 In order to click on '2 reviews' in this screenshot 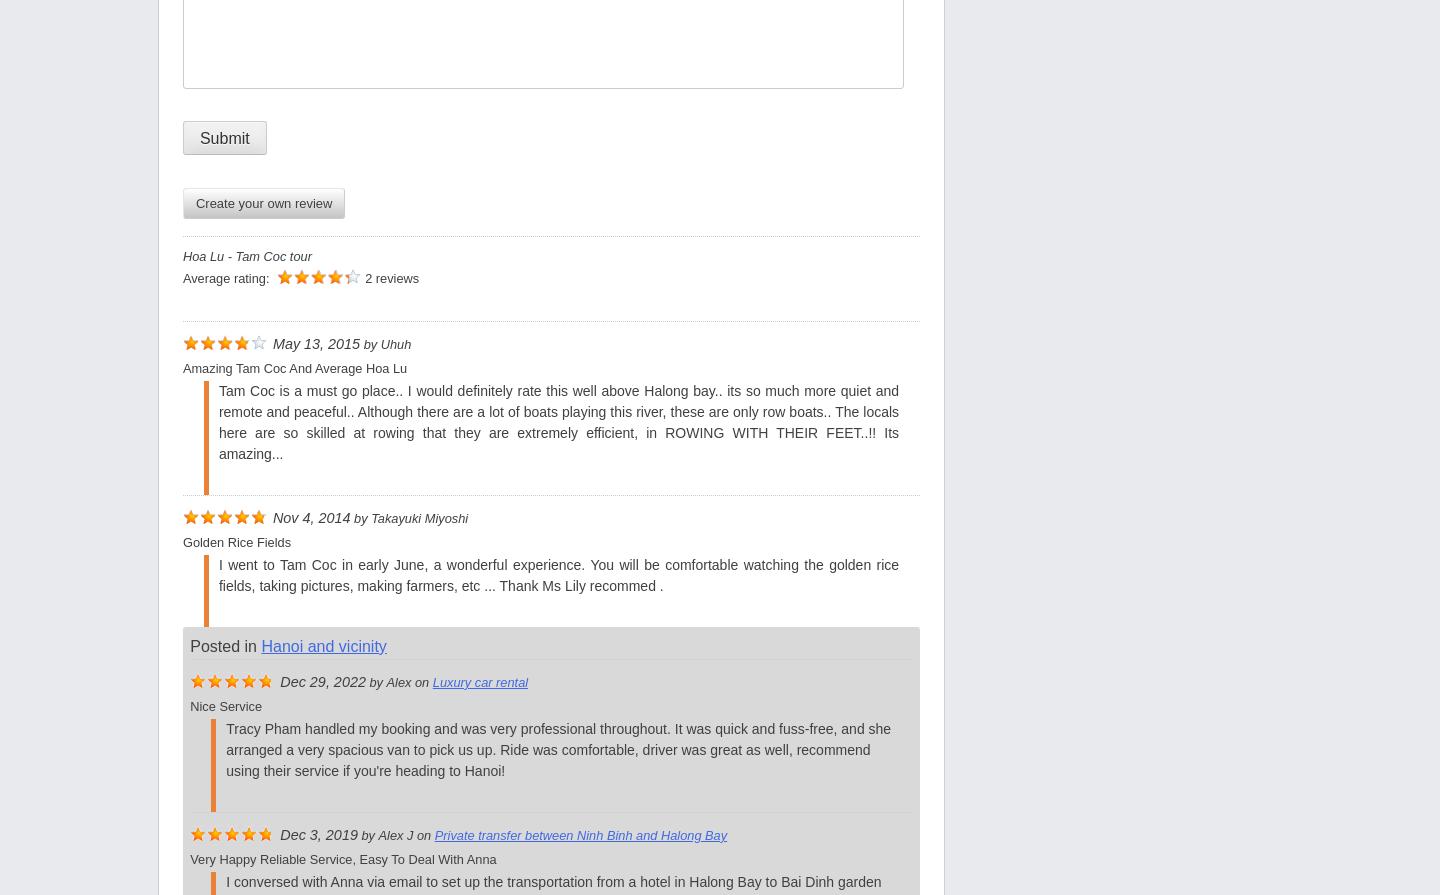, I will do `click(390, 278)`.